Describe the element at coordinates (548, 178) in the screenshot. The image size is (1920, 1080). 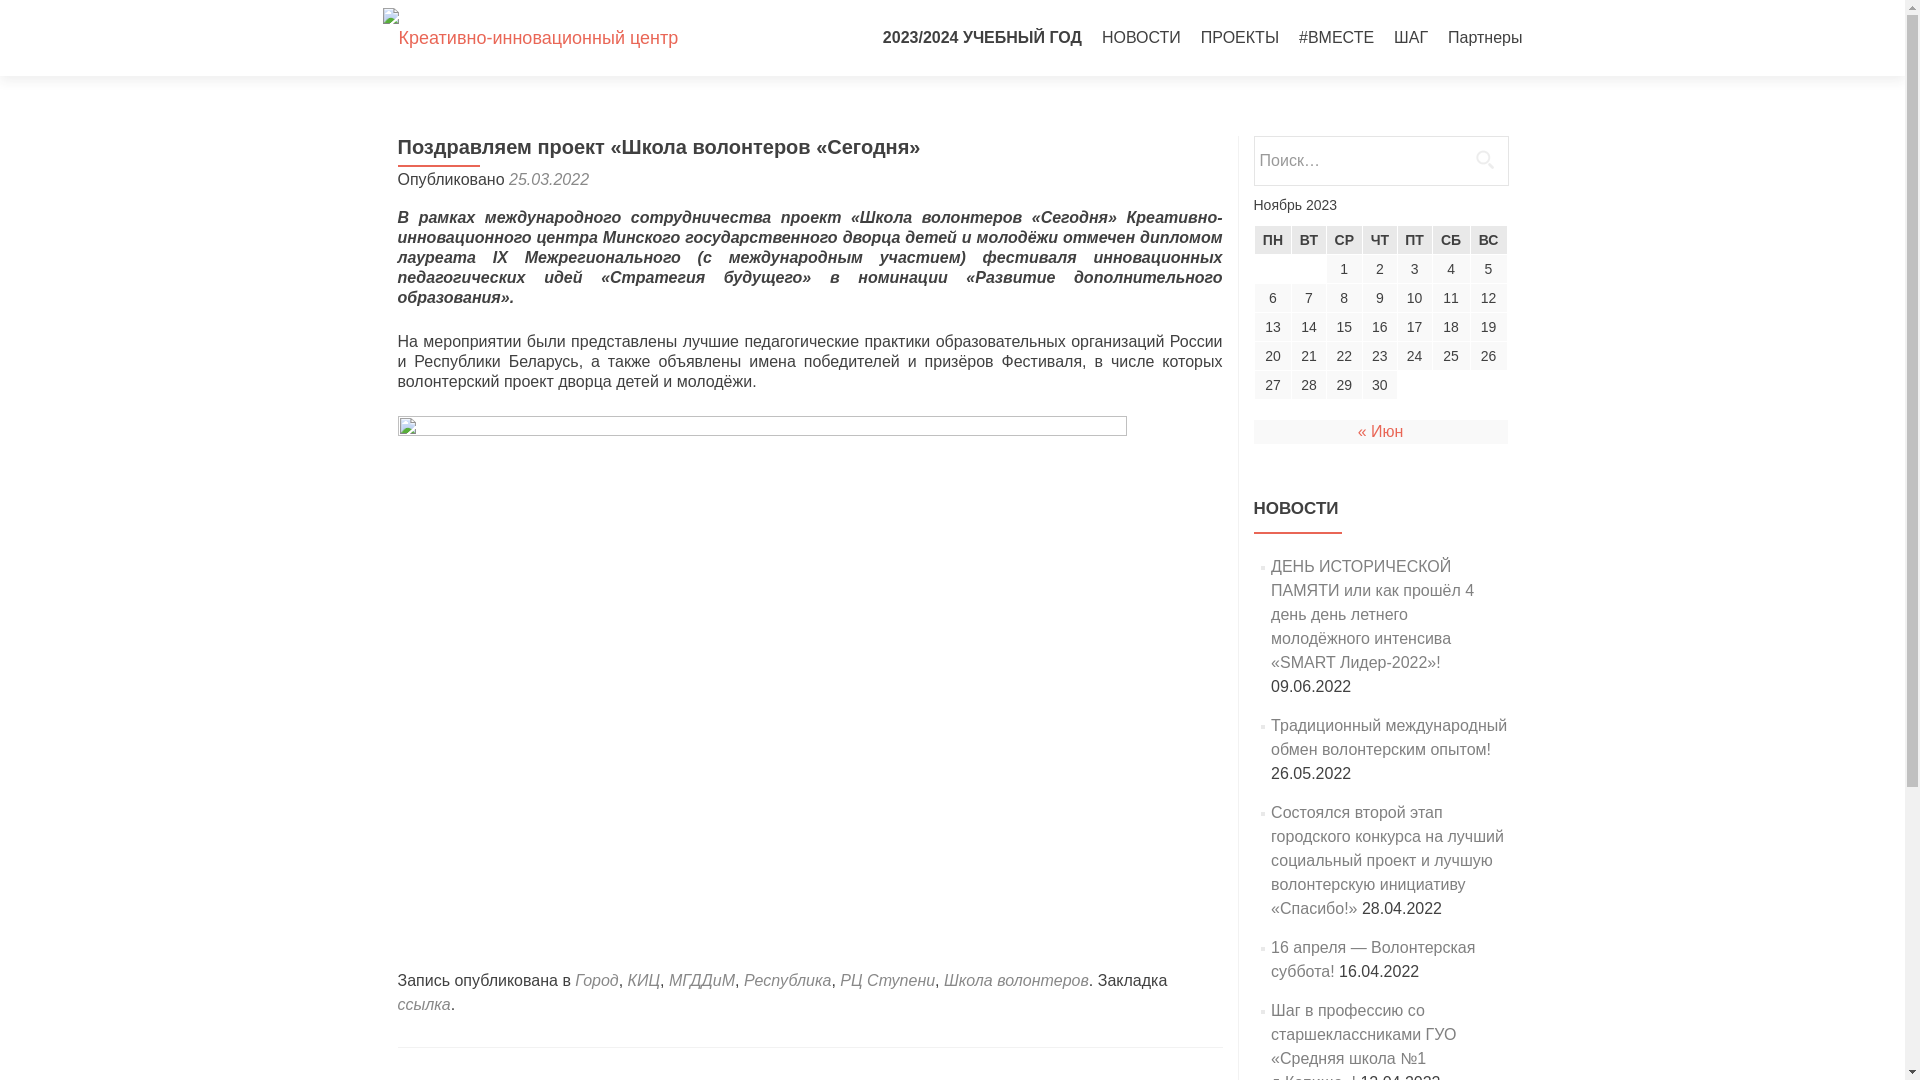
I see `'25.03.2022'` at that location.